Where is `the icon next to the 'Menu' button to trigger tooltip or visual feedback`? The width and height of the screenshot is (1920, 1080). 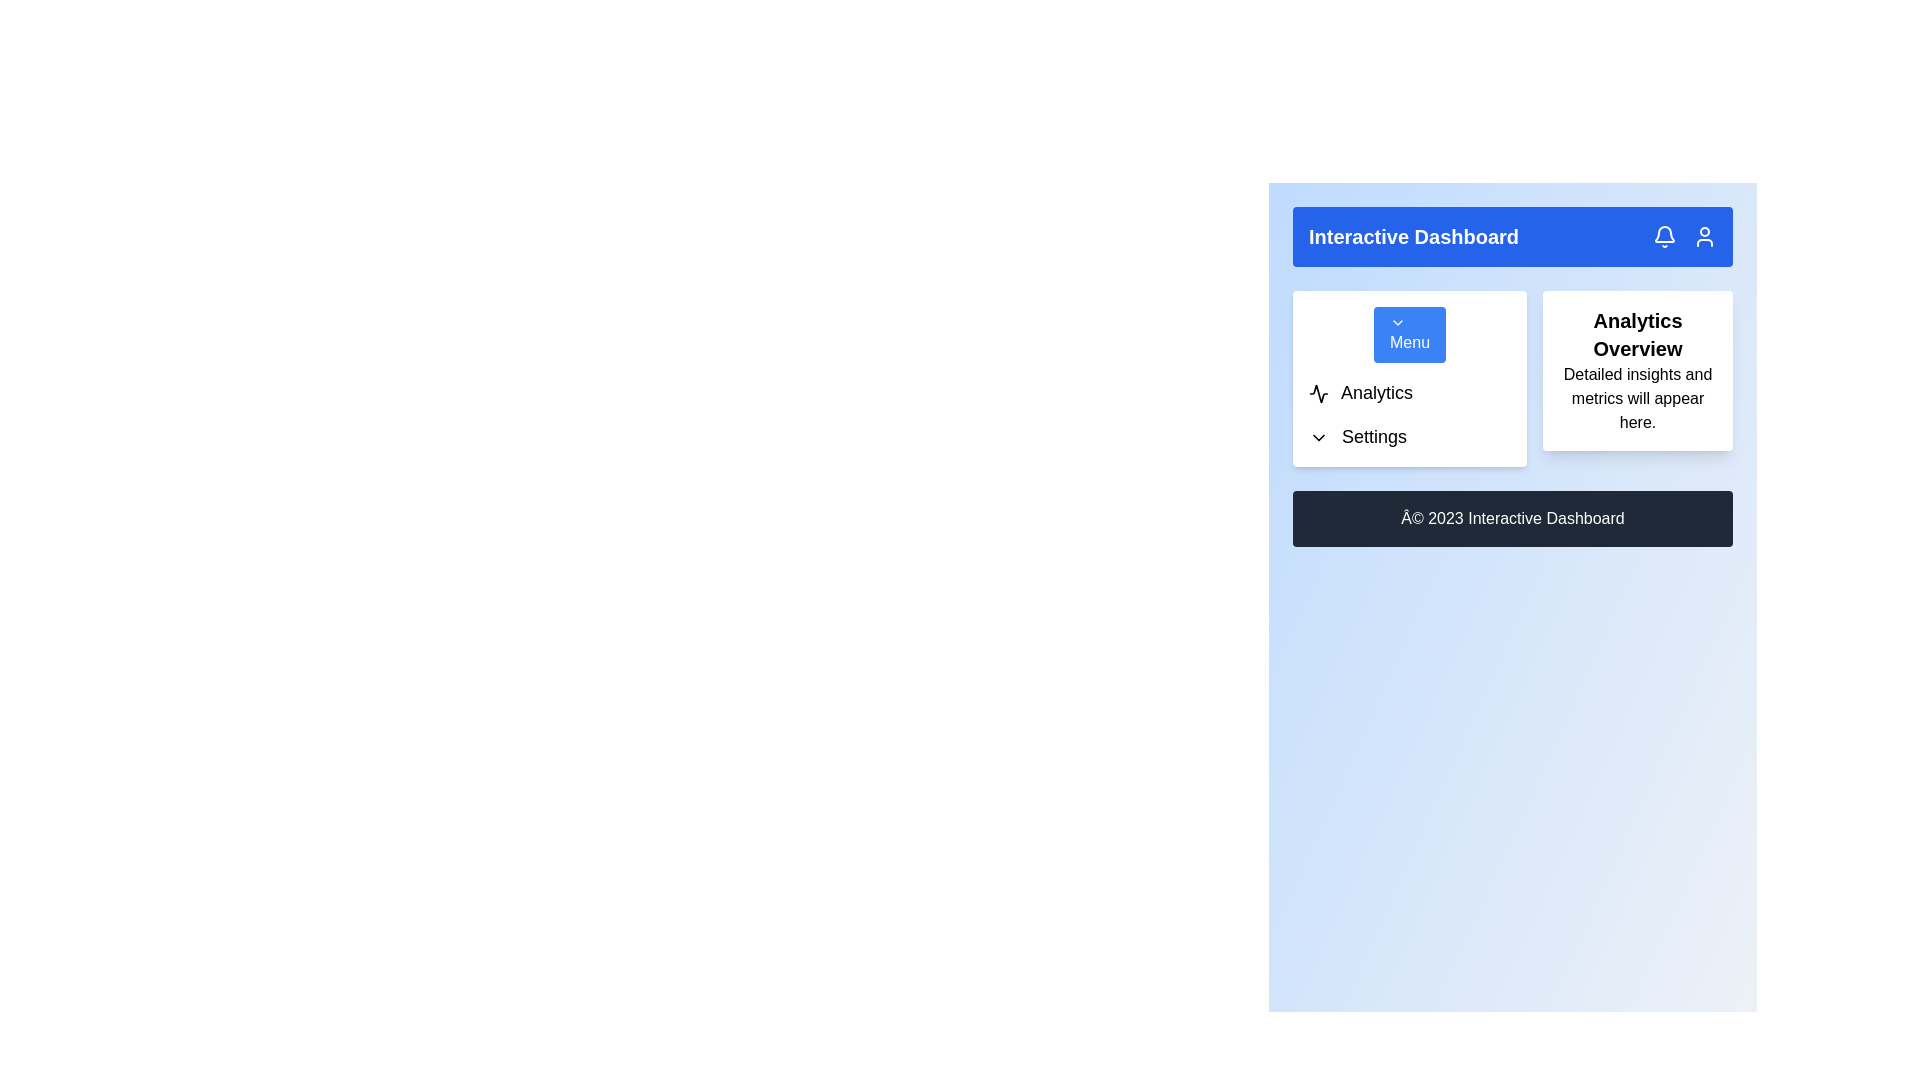 the icon next to the 'Menu' button to trigger tooltip or visual feedback is located at coordinates (1396, 322).